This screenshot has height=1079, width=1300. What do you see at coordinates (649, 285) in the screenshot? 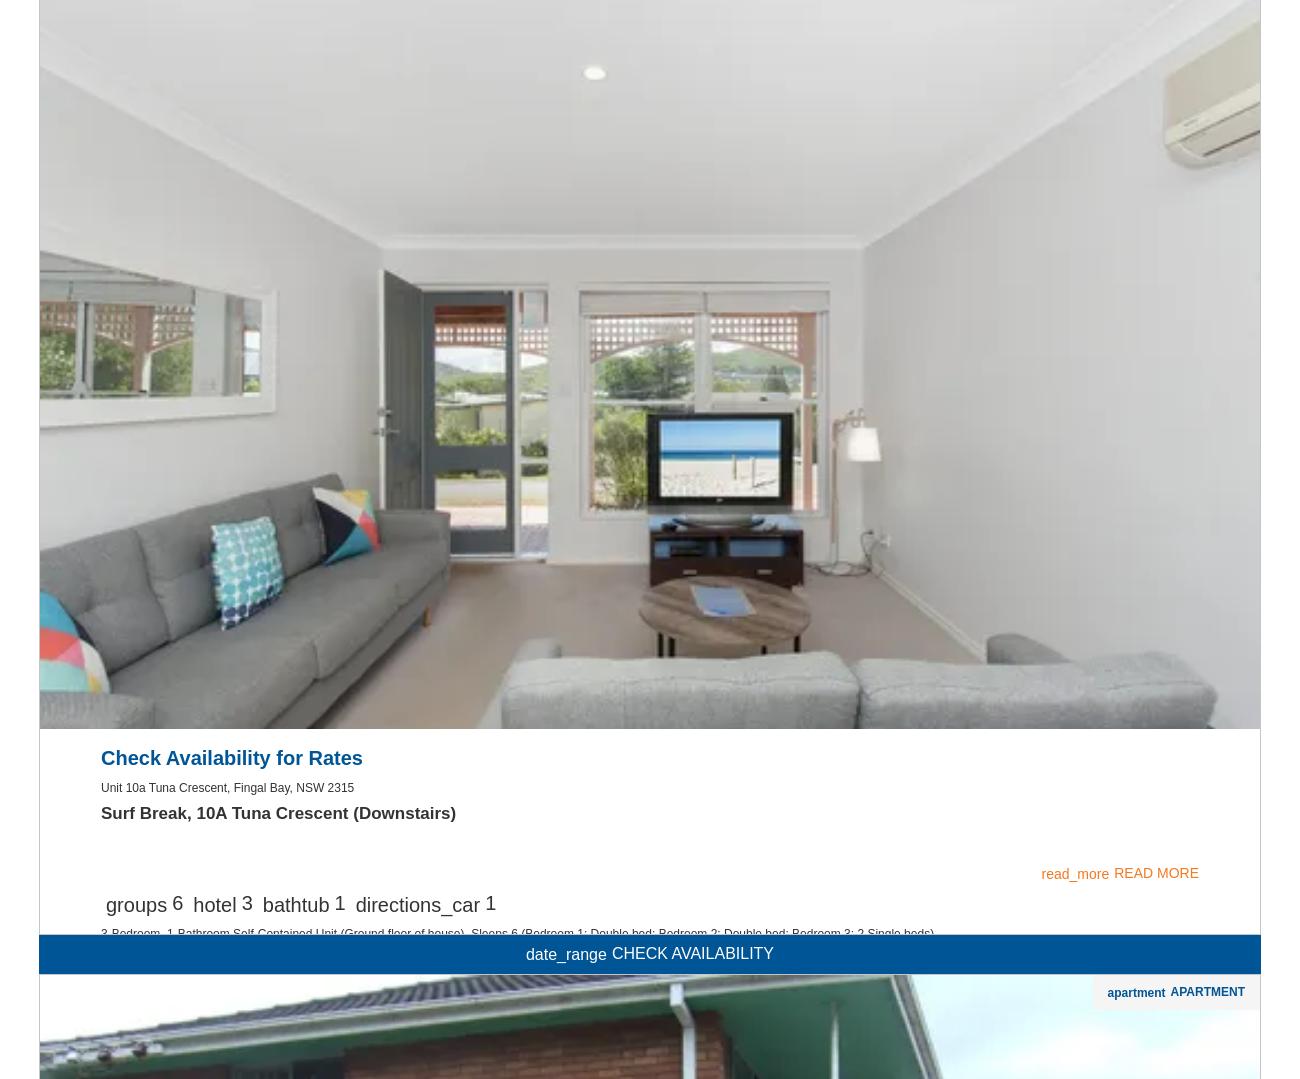
I see `'local_laundry_service'` at bounding box center [649, 285].